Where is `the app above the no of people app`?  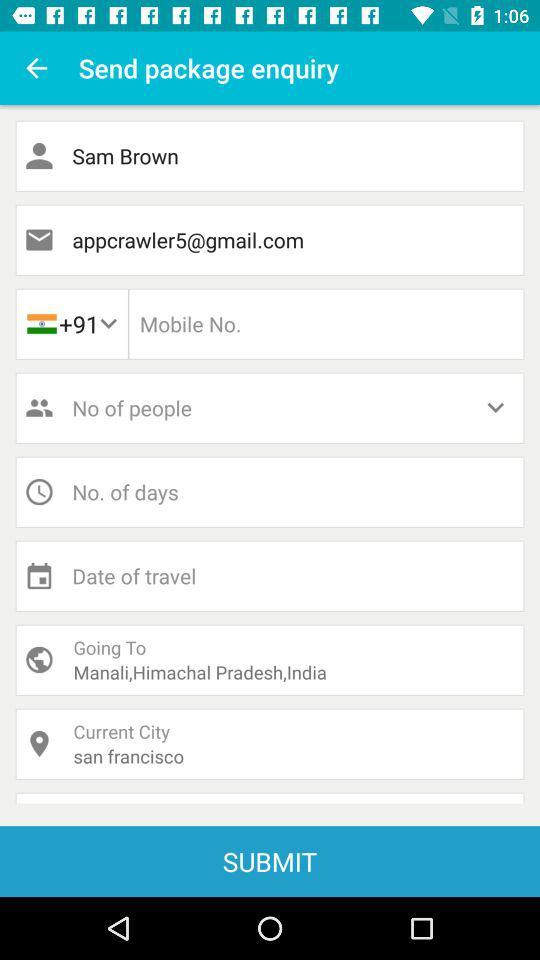 the app above the no of people app is located at coordinates (70, 324).